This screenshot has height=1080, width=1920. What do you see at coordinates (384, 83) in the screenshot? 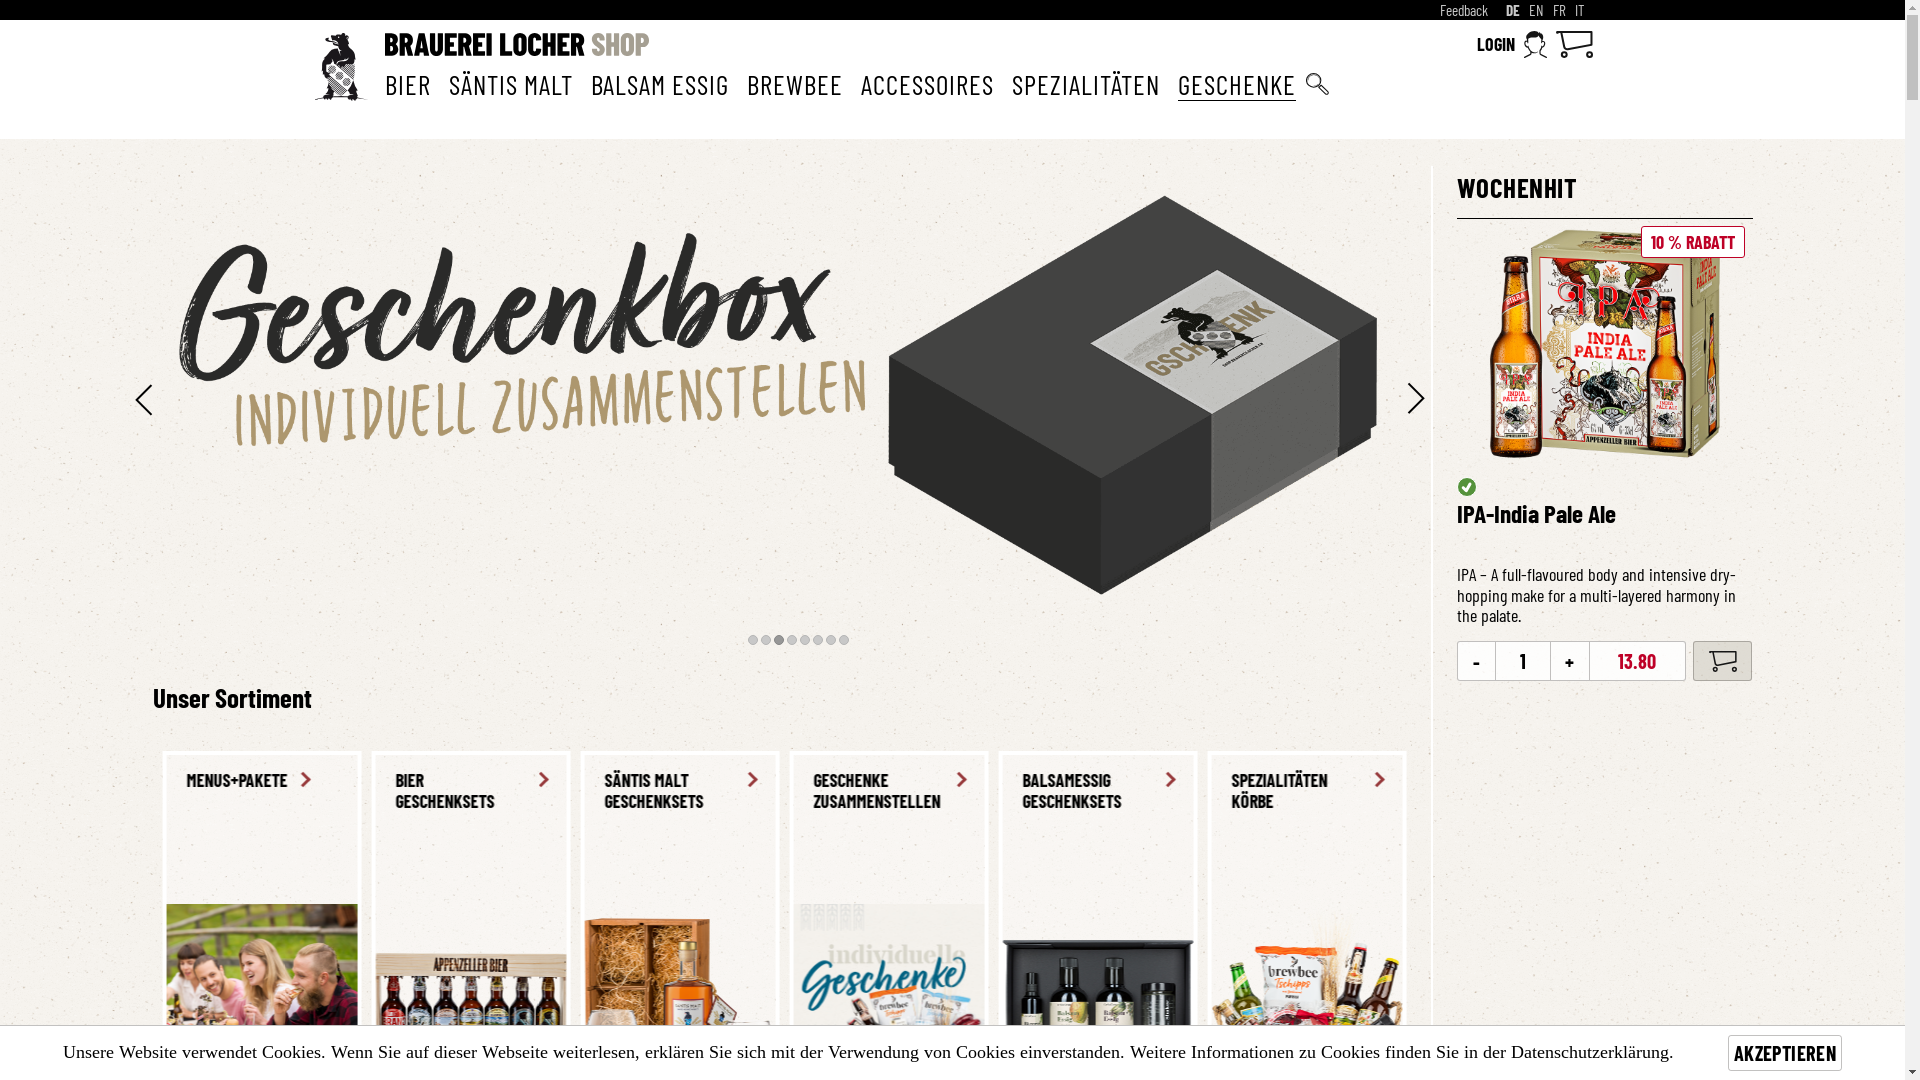
I see `'BIER'` at bounding box center [384, 83].